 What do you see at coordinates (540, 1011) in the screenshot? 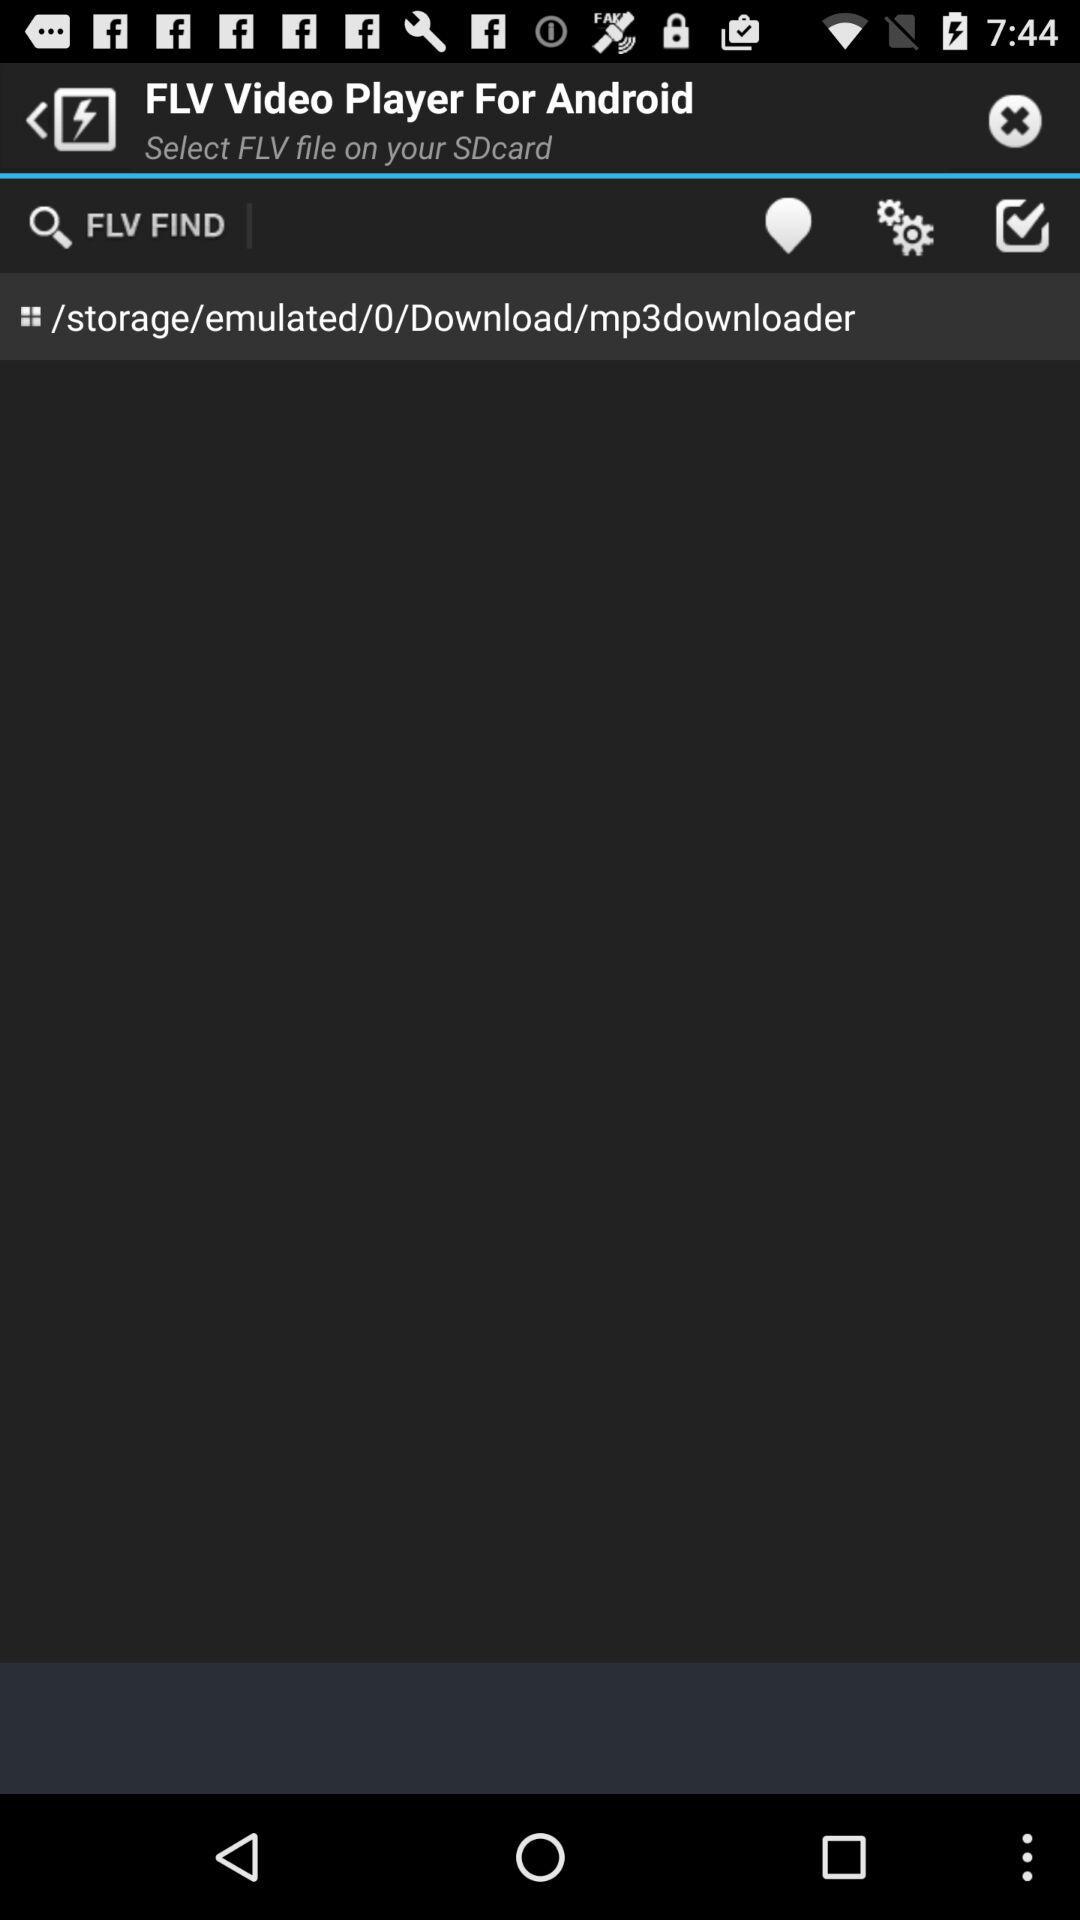
I see `the icon at the center` at bounding box center [540, 1011].